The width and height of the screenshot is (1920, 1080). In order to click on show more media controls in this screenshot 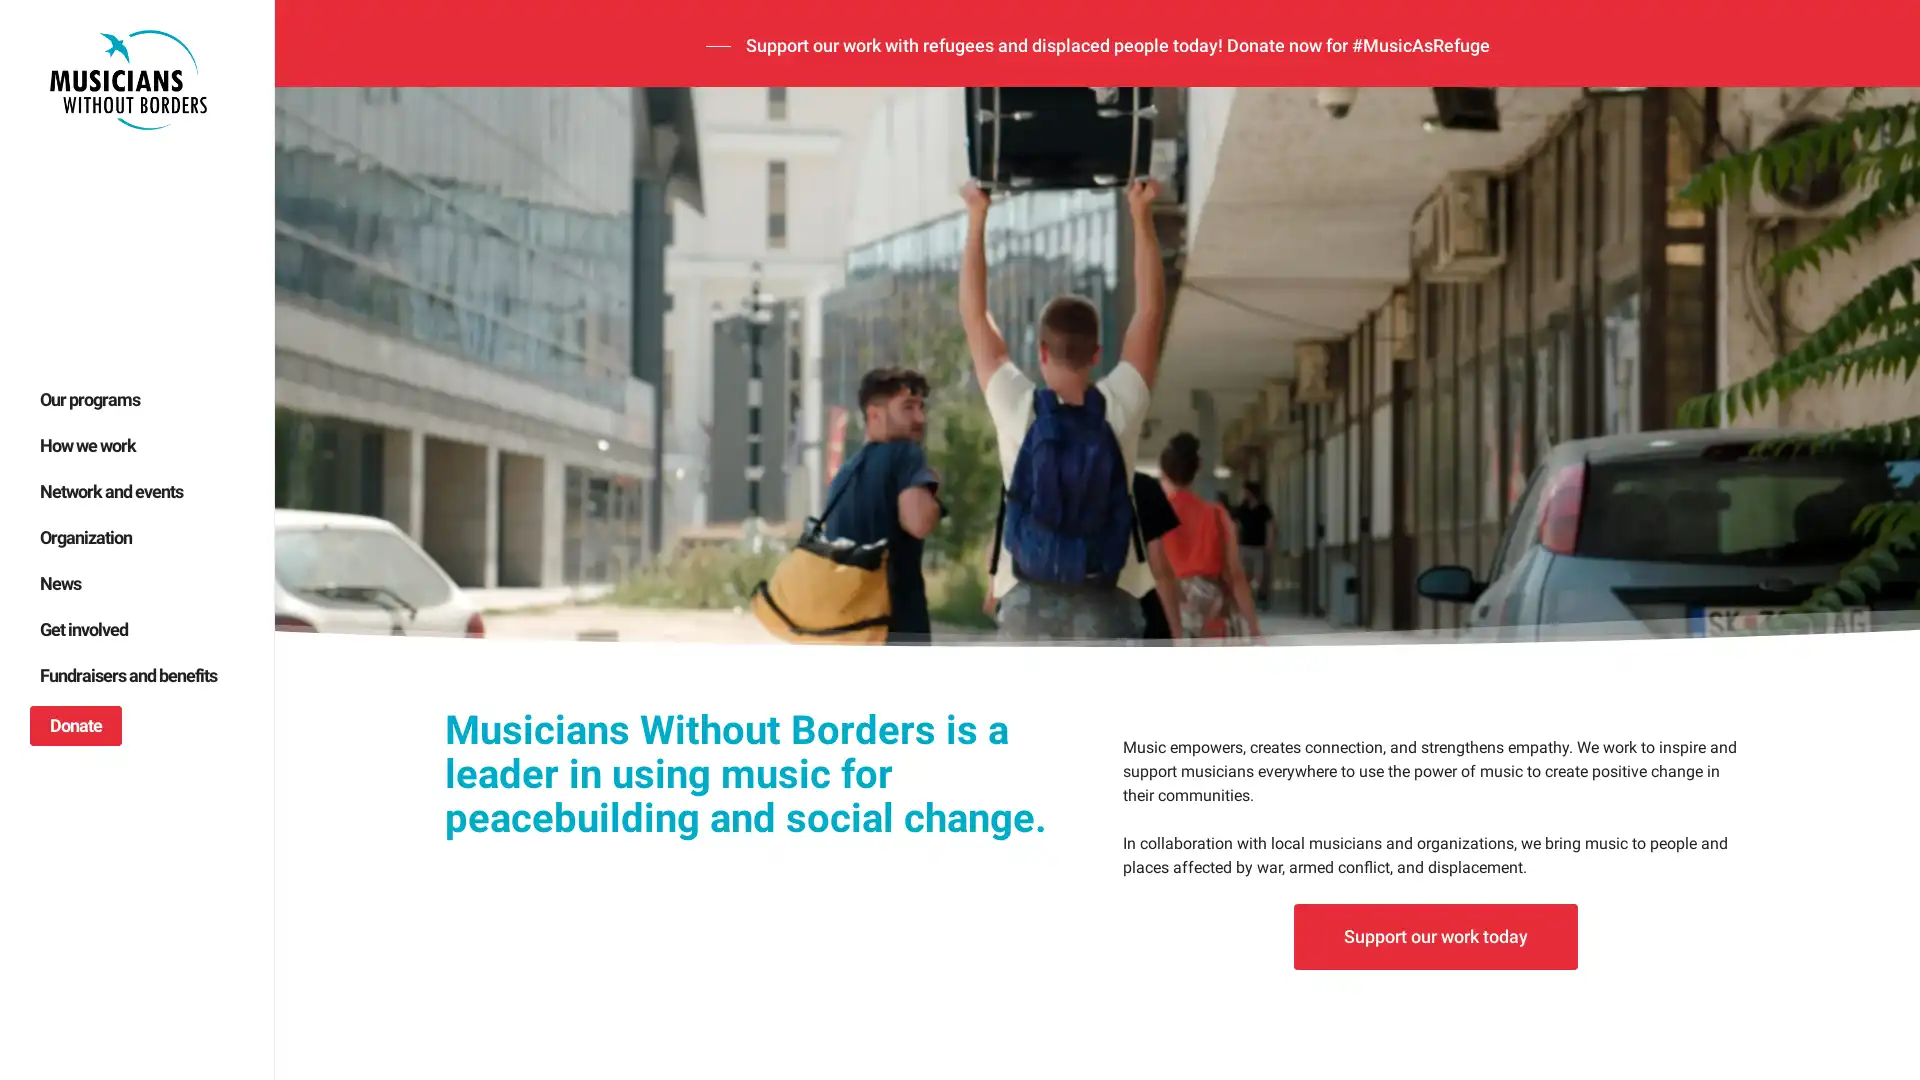, I will do `click(1871, 792)`.